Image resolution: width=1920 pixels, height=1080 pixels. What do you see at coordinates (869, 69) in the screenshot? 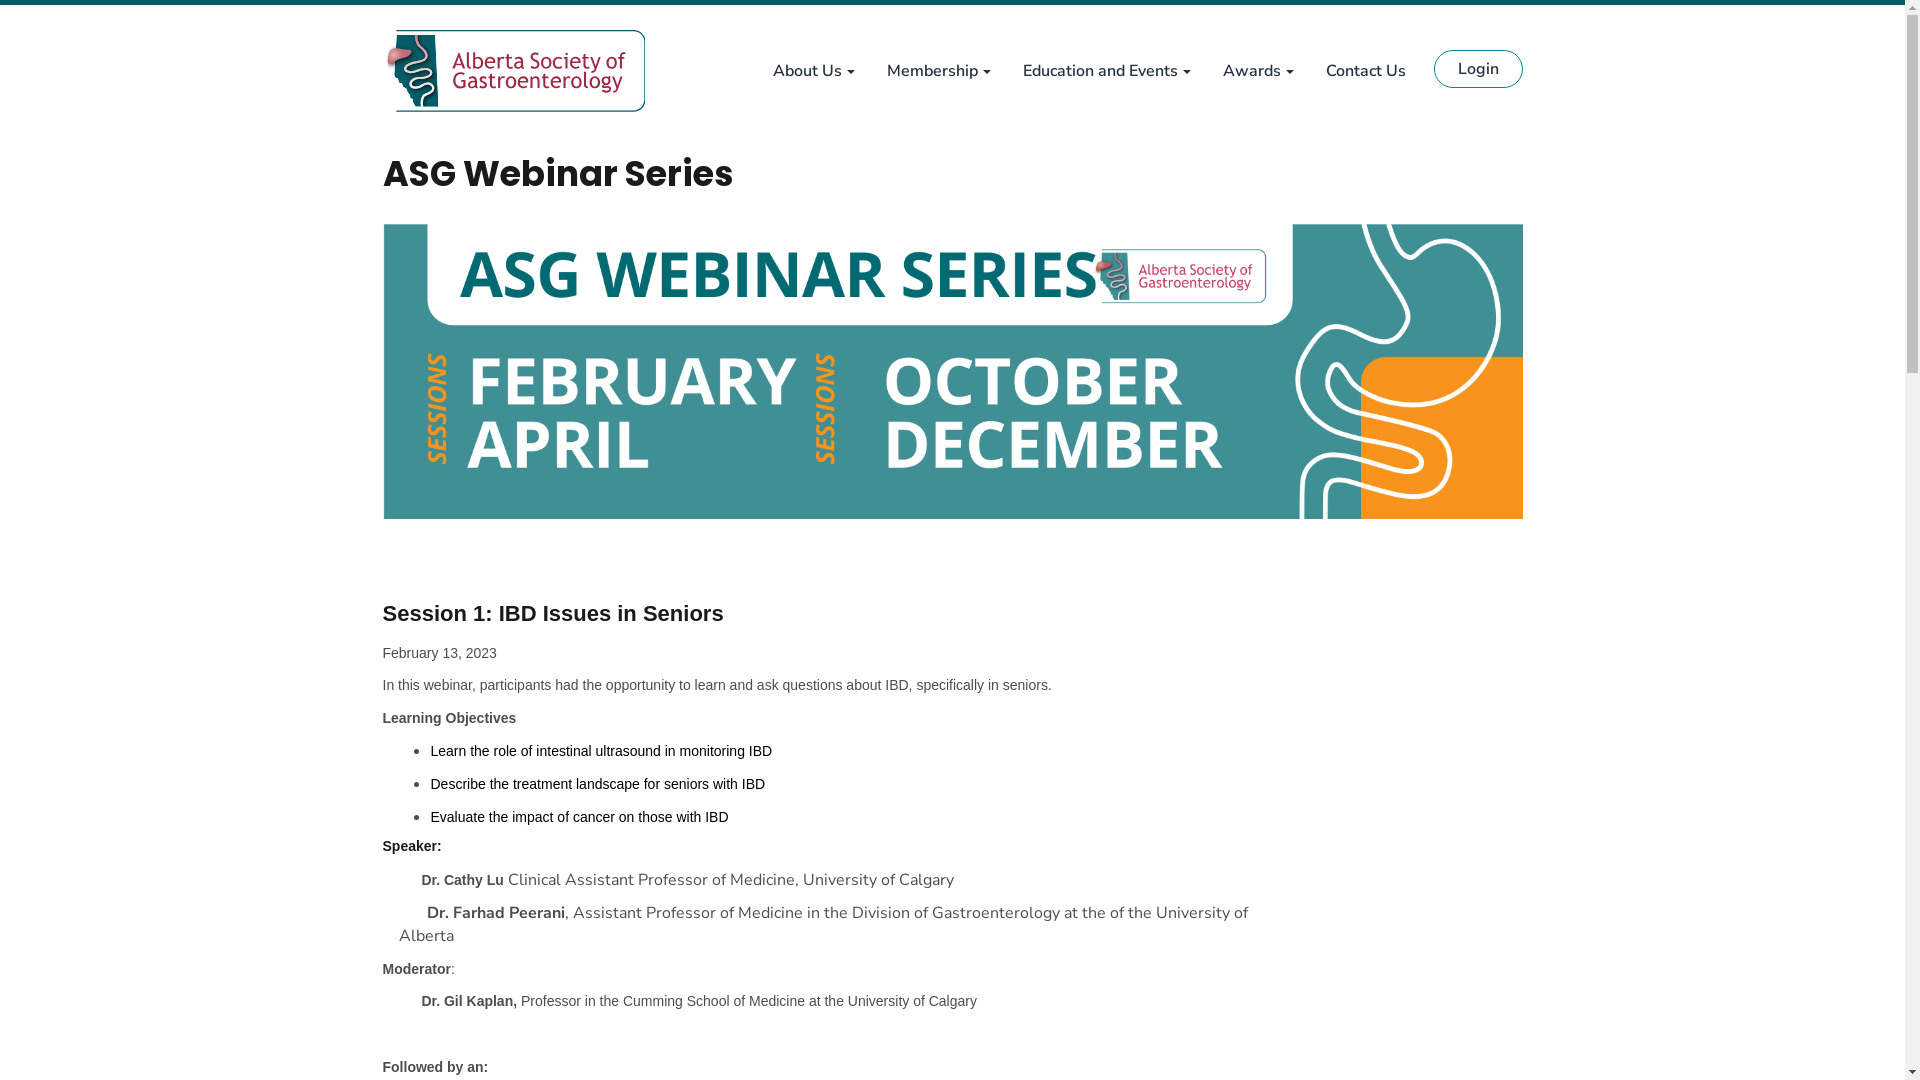
I see `'Membership'` at bounding box center [869, 69].